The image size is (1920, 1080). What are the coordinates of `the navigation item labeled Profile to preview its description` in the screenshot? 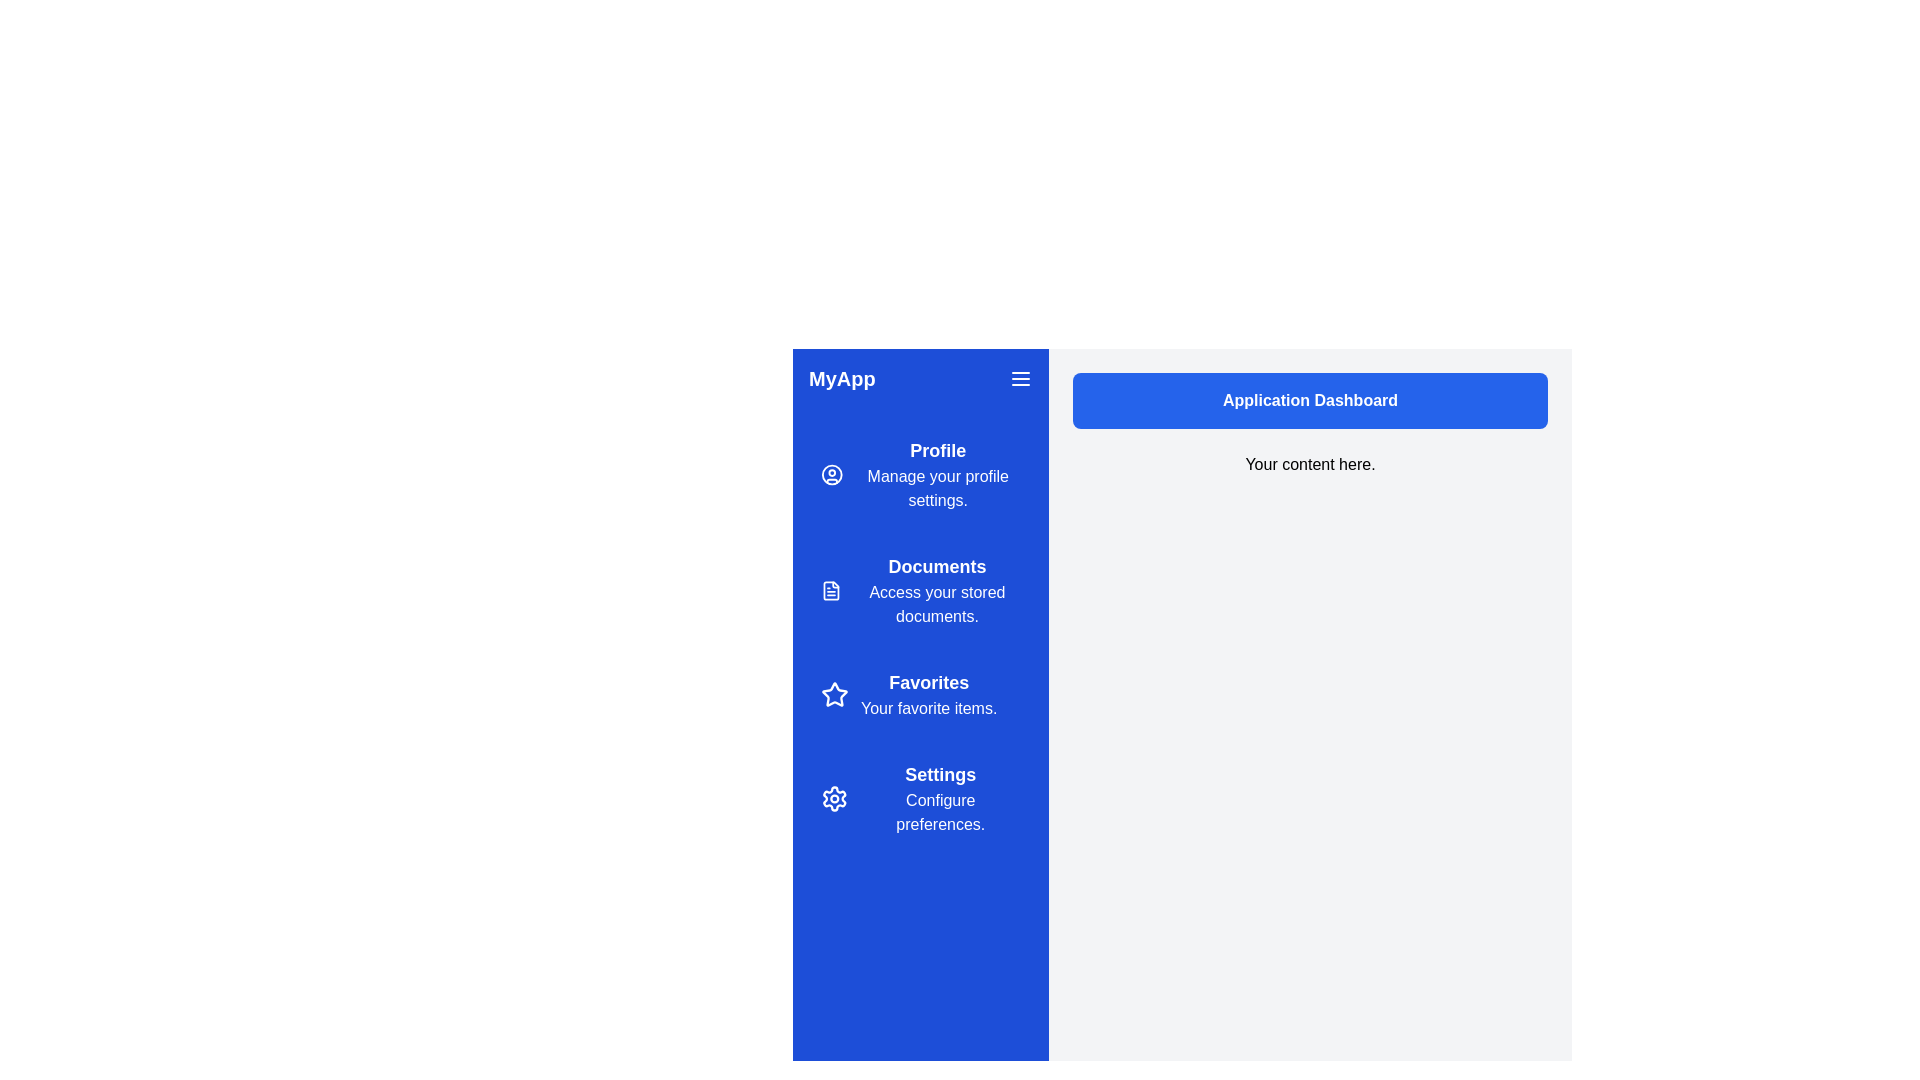 It's located at (920, 474).